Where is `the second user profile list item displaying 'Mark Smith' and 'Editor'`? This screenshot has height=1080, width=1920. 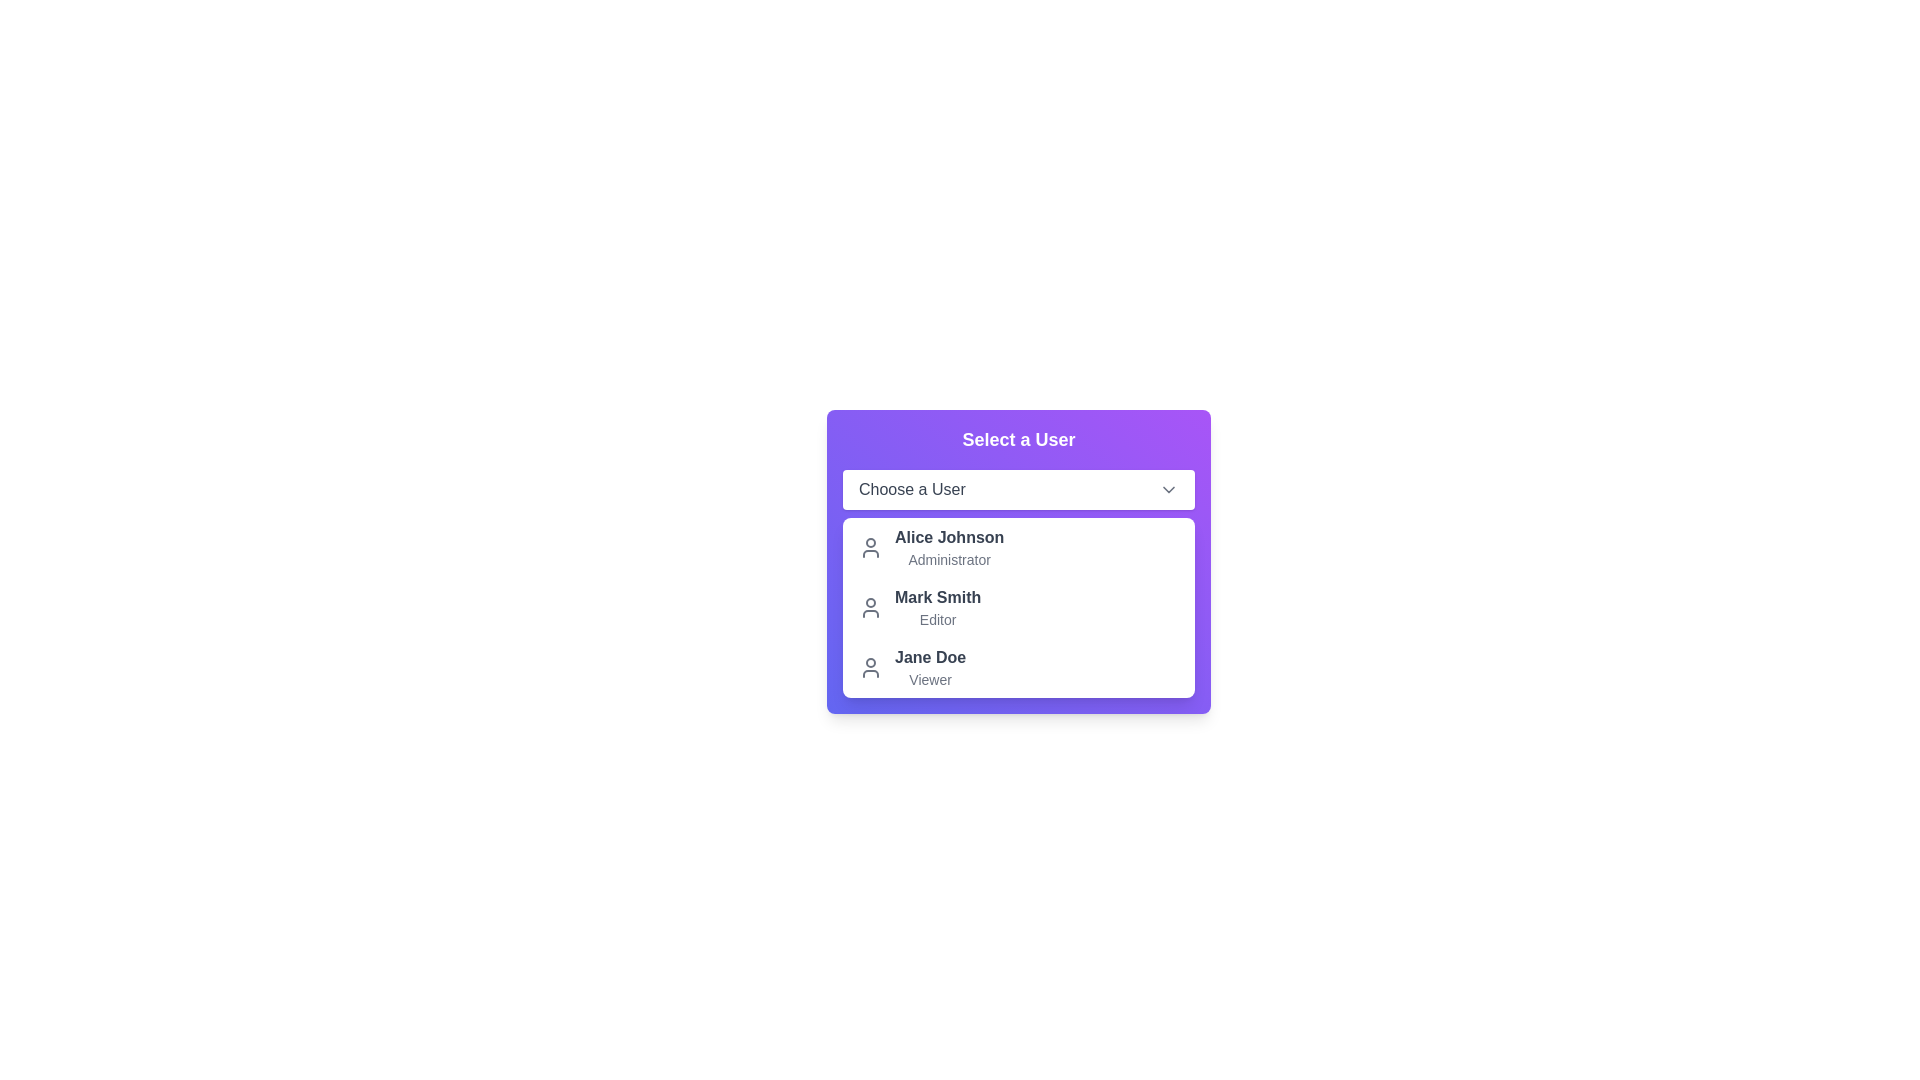
the second user profile list item displaying 'Mark Smith' and 'Editor' is located at coordinates (919, 607).